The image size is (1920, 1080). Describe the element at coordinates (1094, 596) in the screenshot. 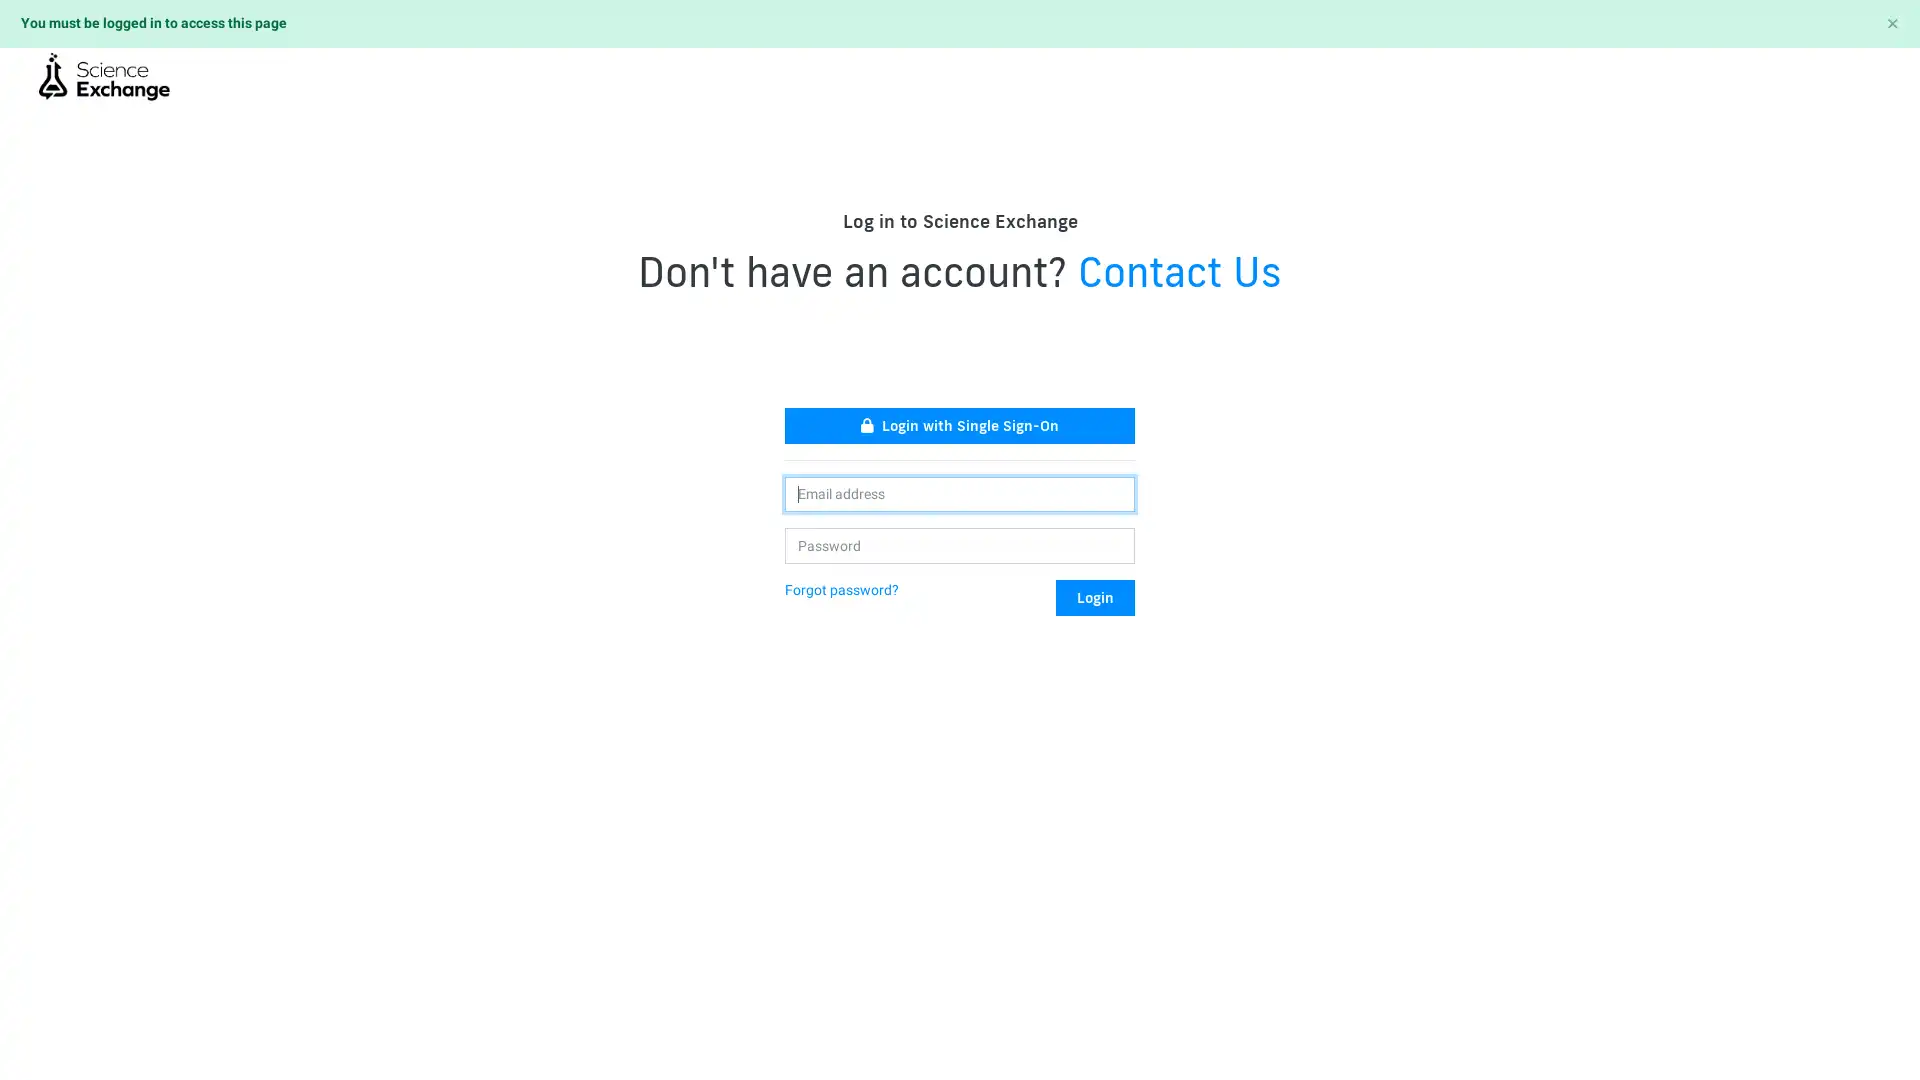

I see `Login` at that location.